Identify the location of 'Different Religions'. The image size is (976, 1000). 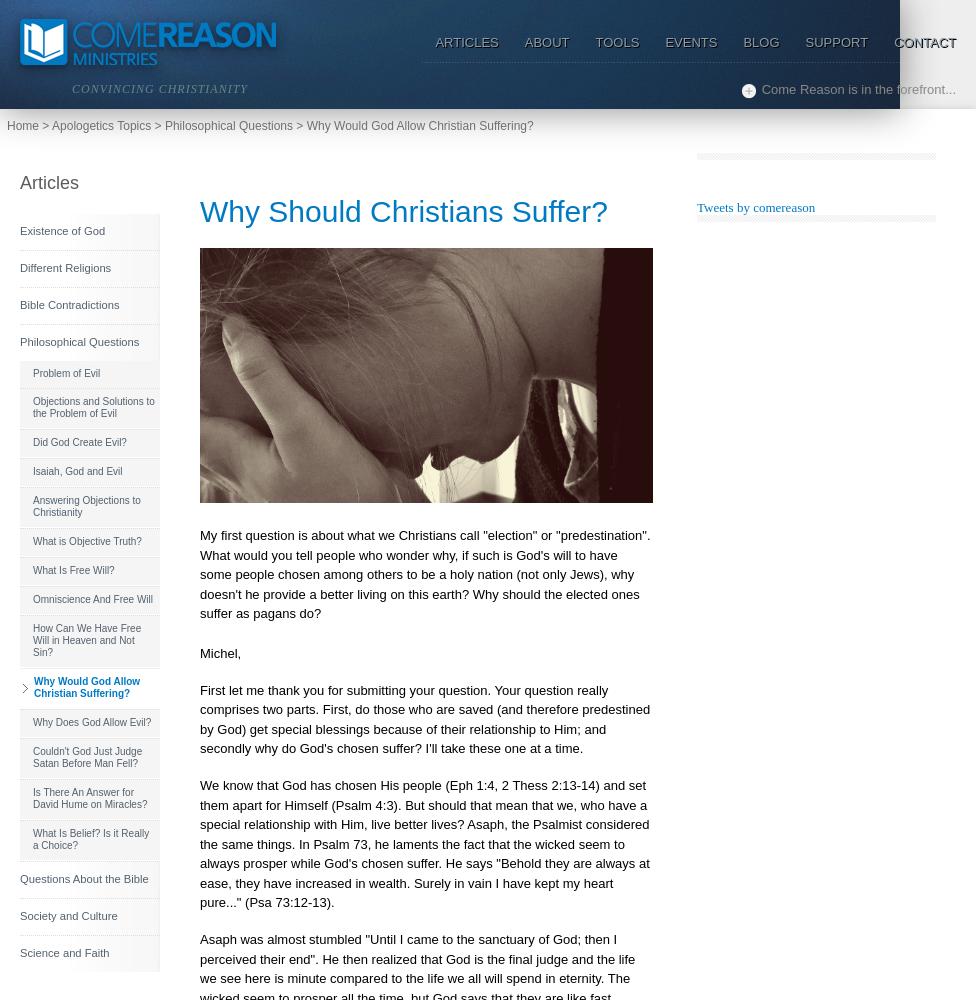
(65, 268).